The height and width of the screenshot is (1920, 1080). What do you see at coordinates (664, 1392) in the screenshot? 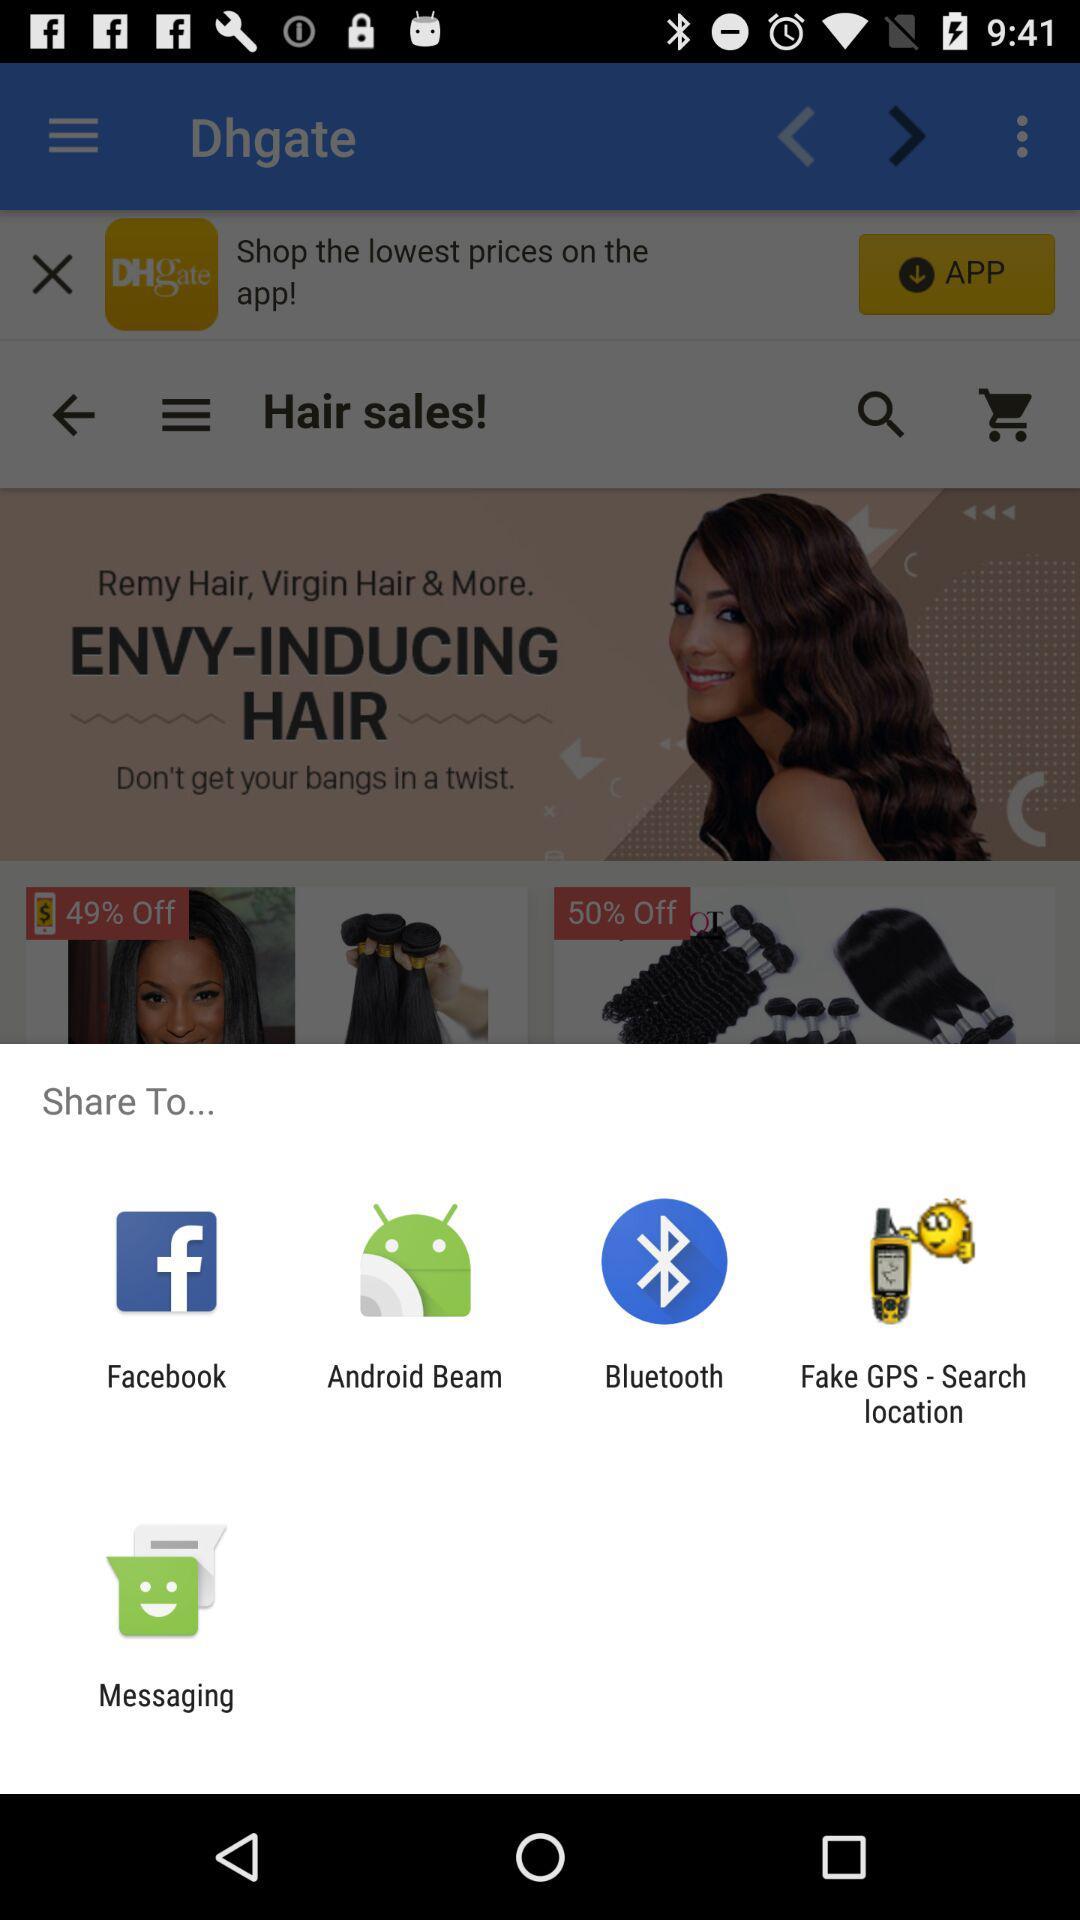
I see `icon next to the android beam icon` at bounding box center [664, 1392].